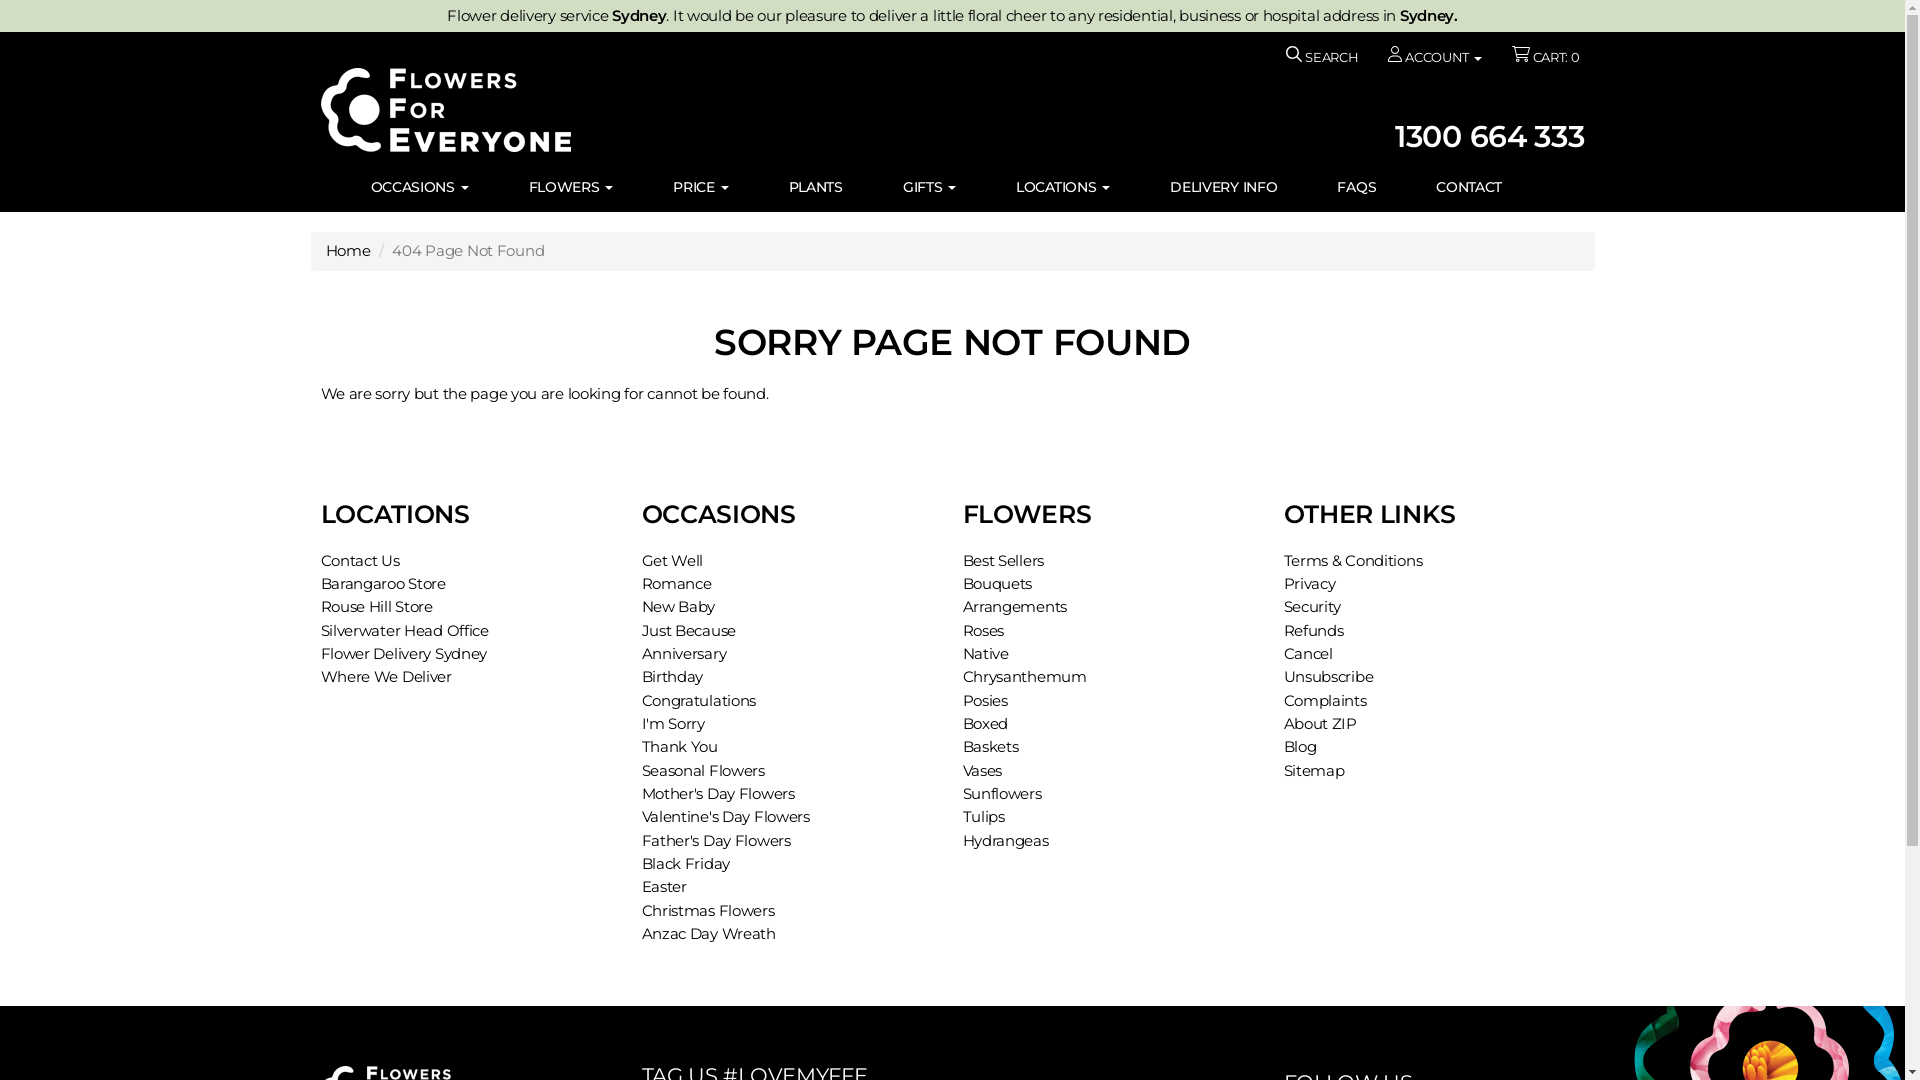  I want to click on 'SEARCH', so click(1270, 56).